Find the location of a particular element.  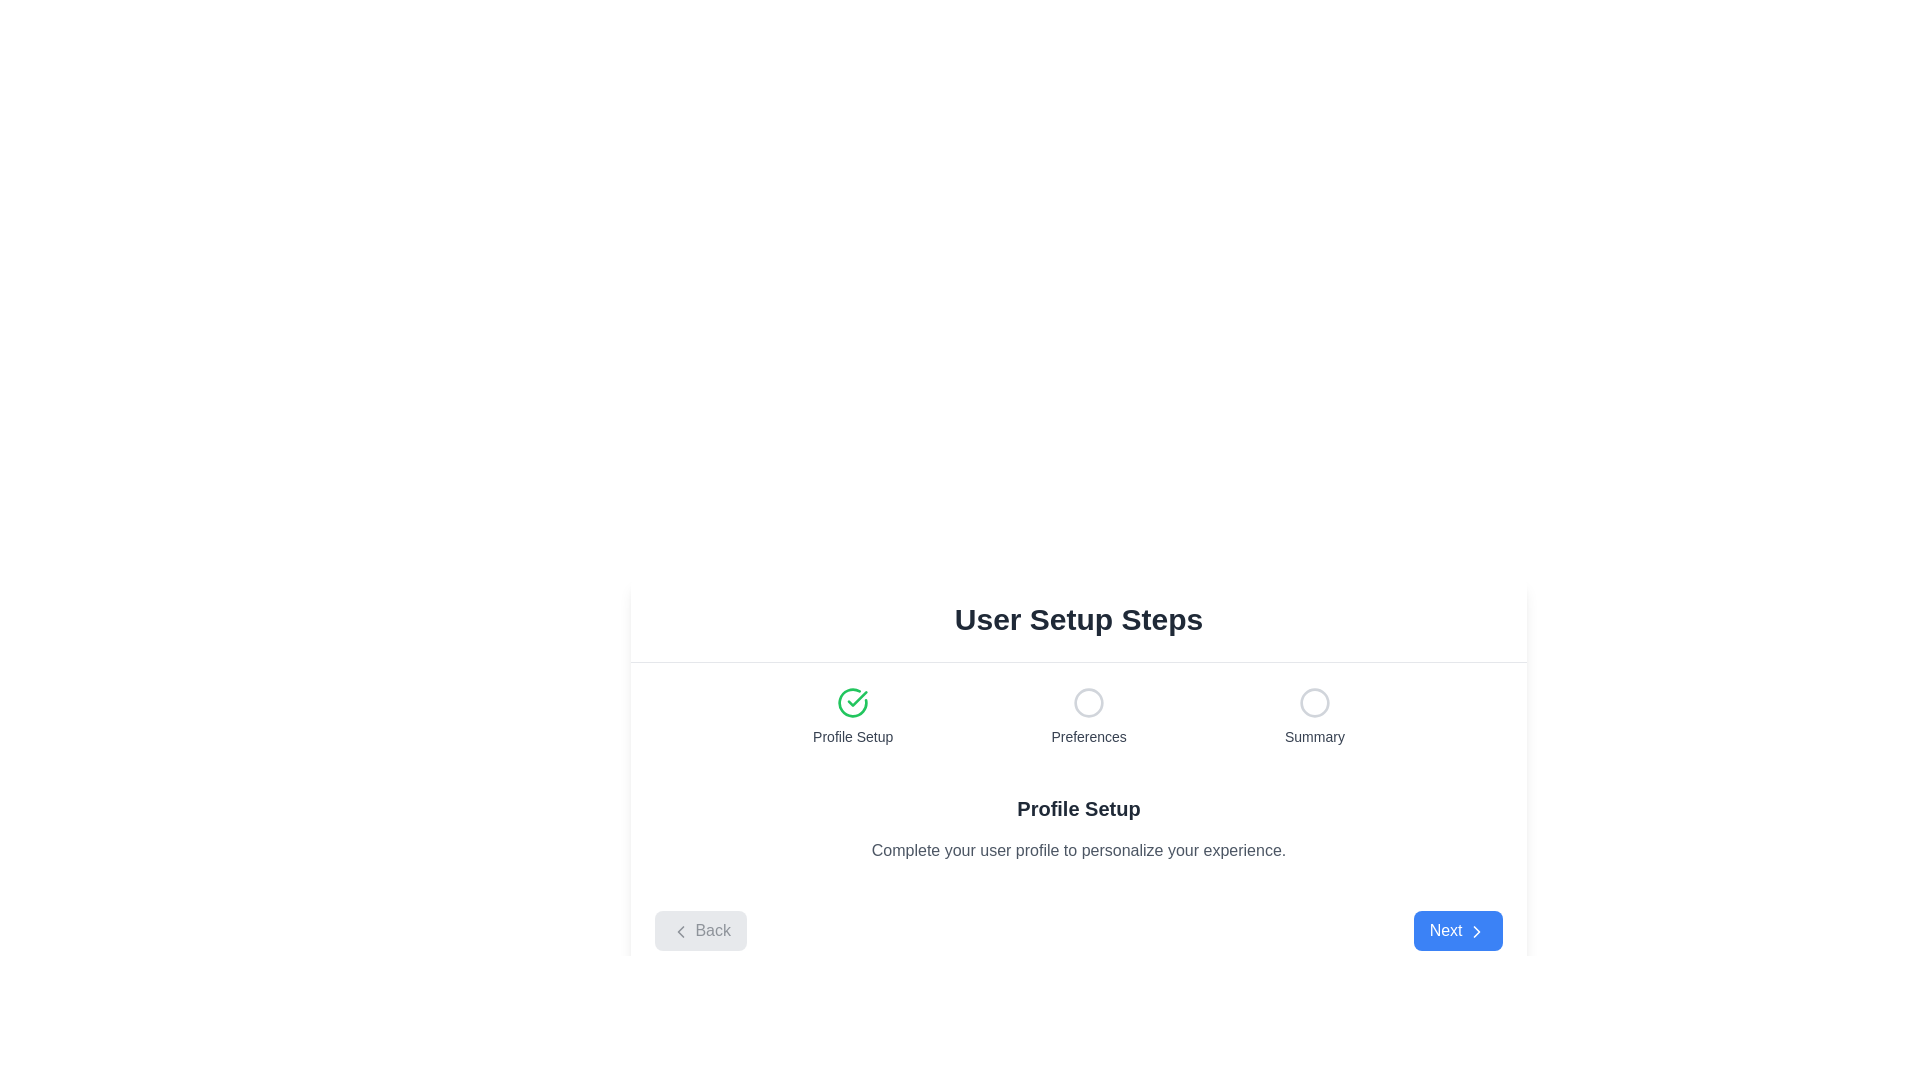

the static text label that displays the word 'Preferences', which is styled with a smaller font size and light gray color, located under the circular icon representing the 'Preferences' step in the sequence of three steps is located at coordinates (1088, 736).